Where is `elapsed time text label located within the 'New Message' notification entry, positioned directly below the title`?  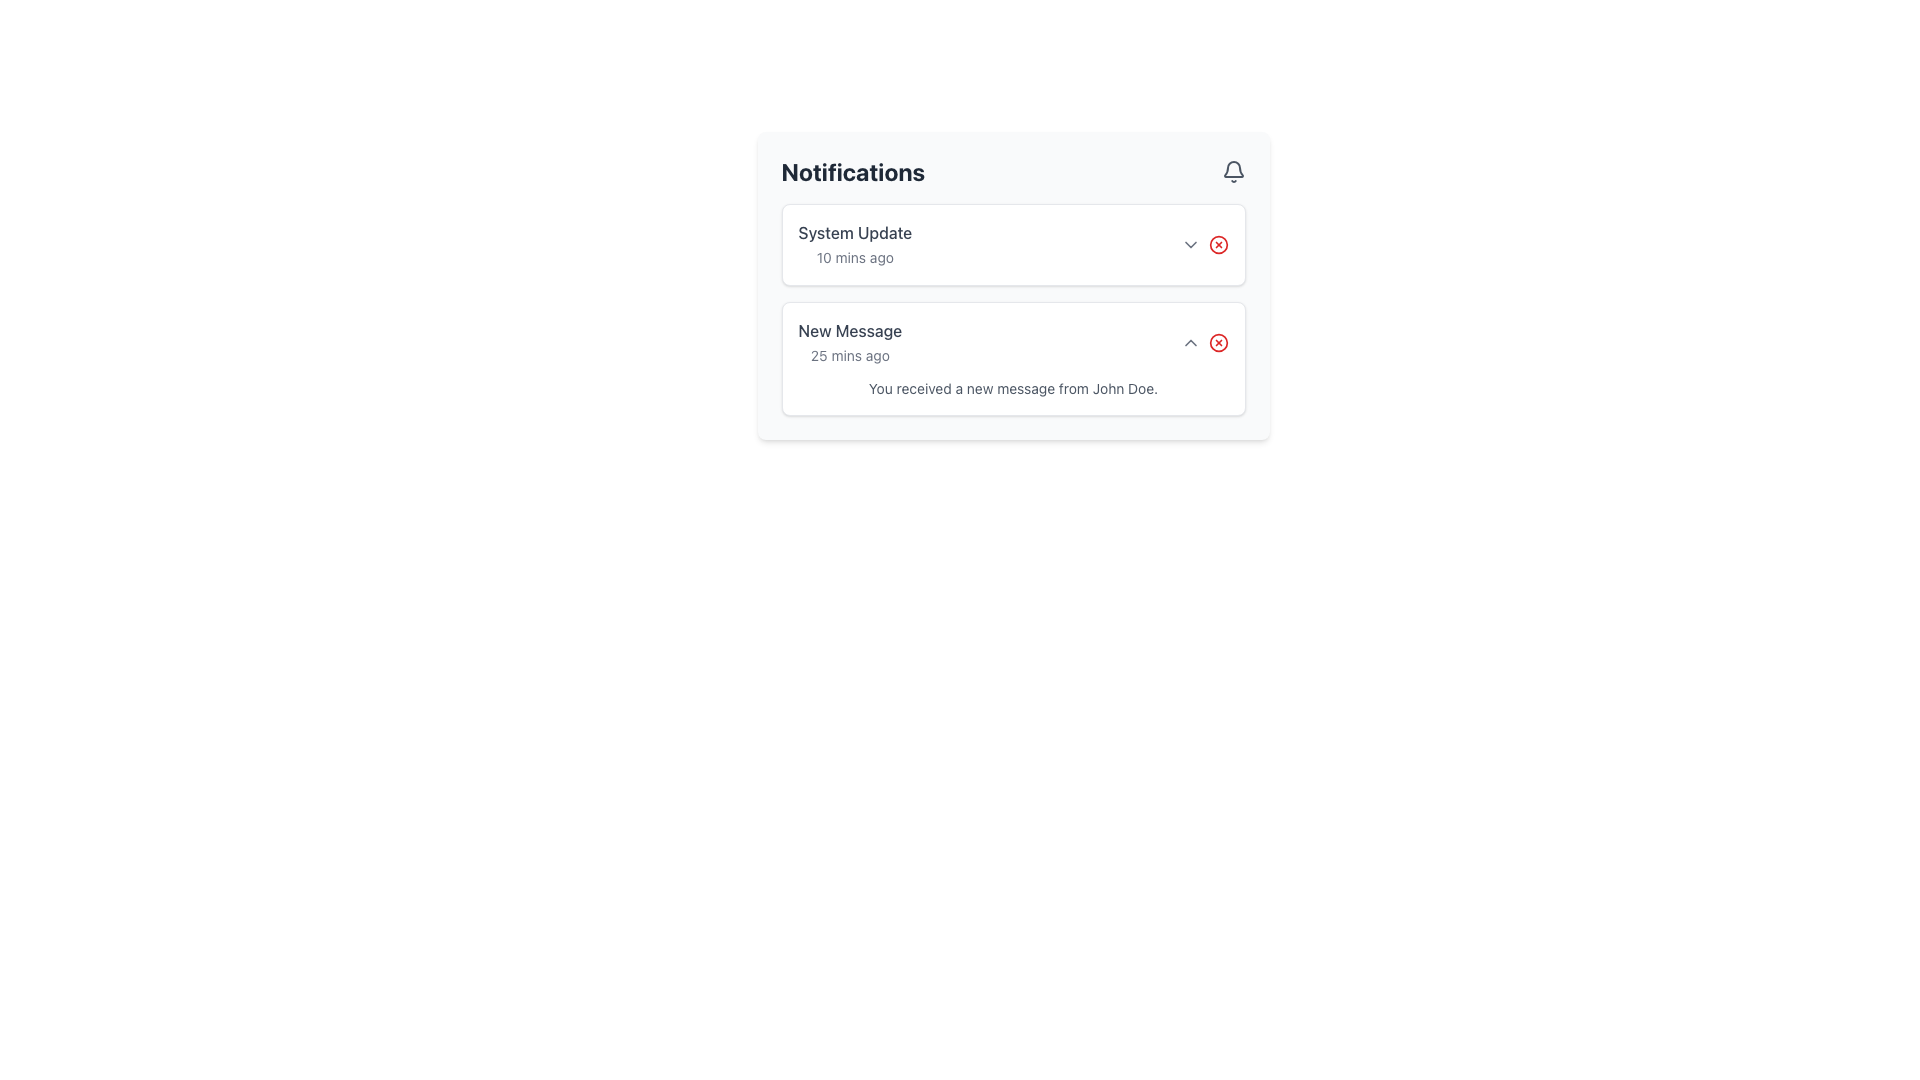
elapsed time text label located within the 'New Message' notification entry, positioned directly below the title is located at coordinates (850, 354).